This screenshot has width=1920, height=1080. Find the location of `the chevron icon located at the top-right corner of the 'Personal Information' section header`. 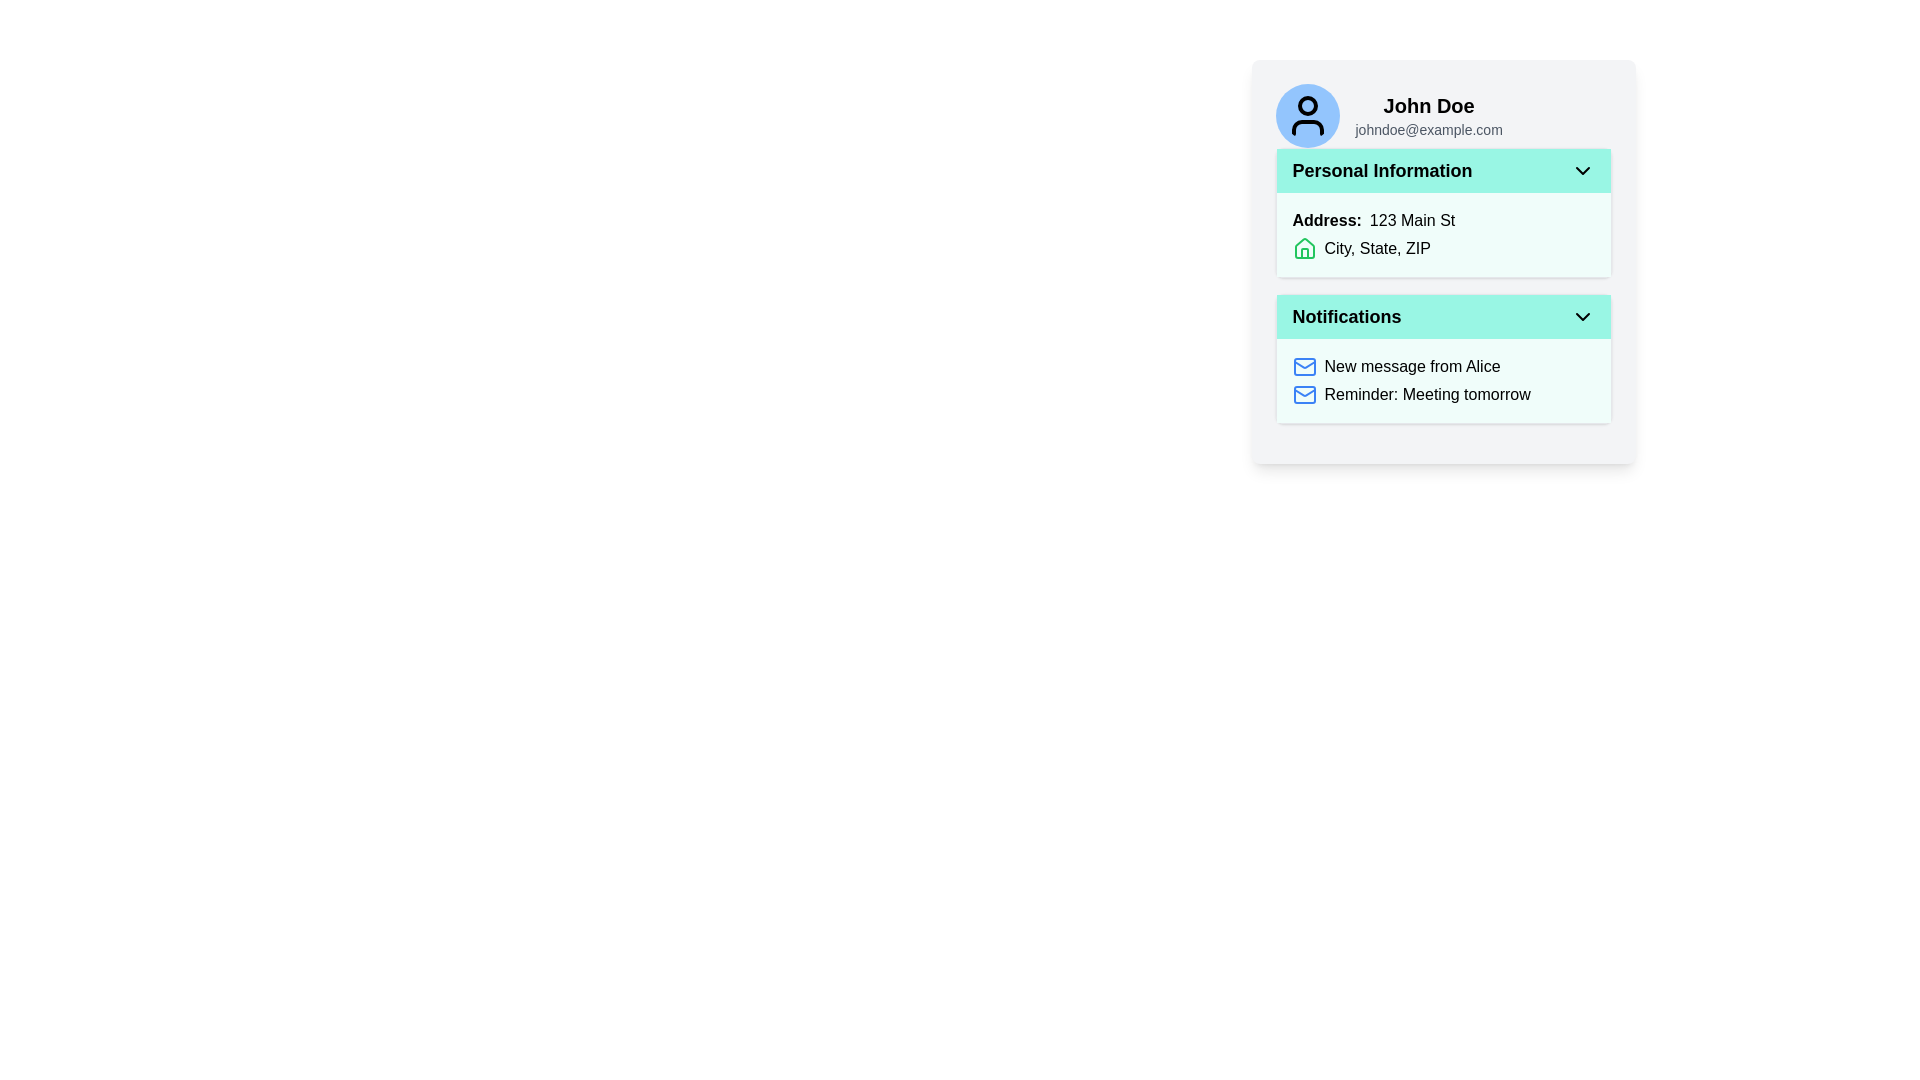

the chevron icon located at the top-right corner of the 'Personal Information' section header is located at coordinates (1581, 169).